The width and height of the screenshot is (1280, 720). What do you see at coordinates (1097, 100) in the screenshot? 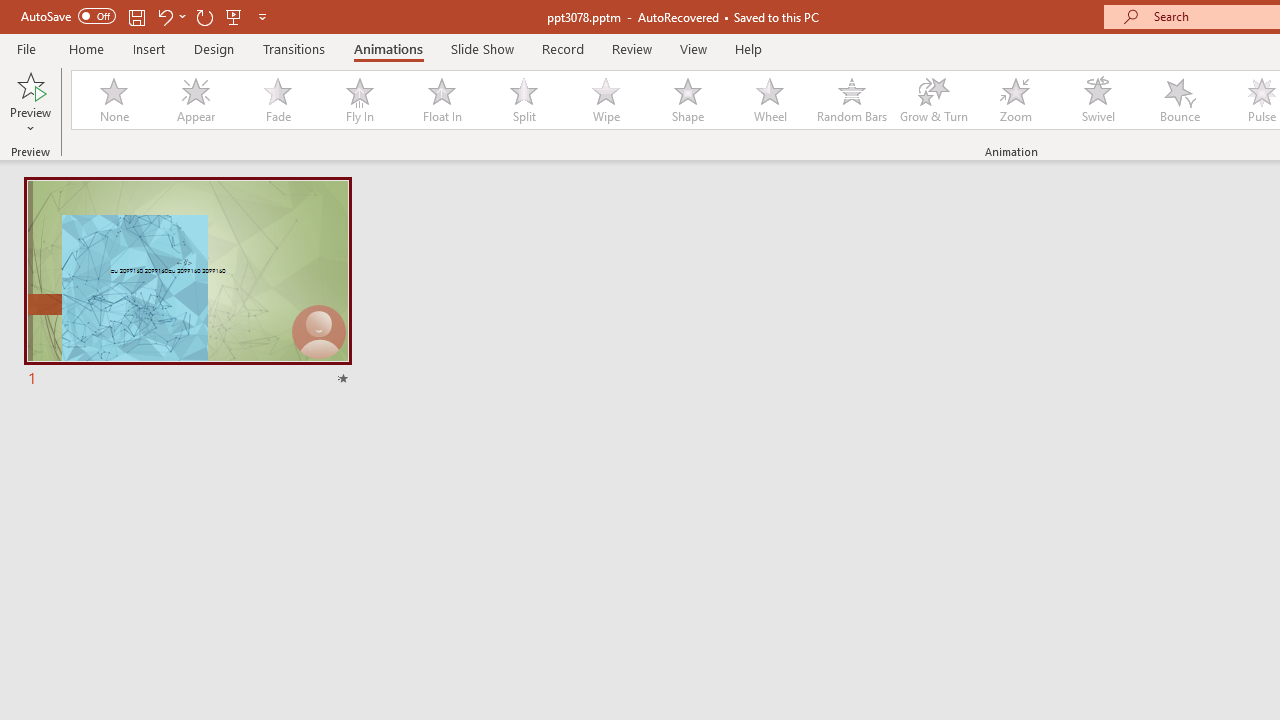
I see `'Swivel'` at bounding box center [1097, 100].